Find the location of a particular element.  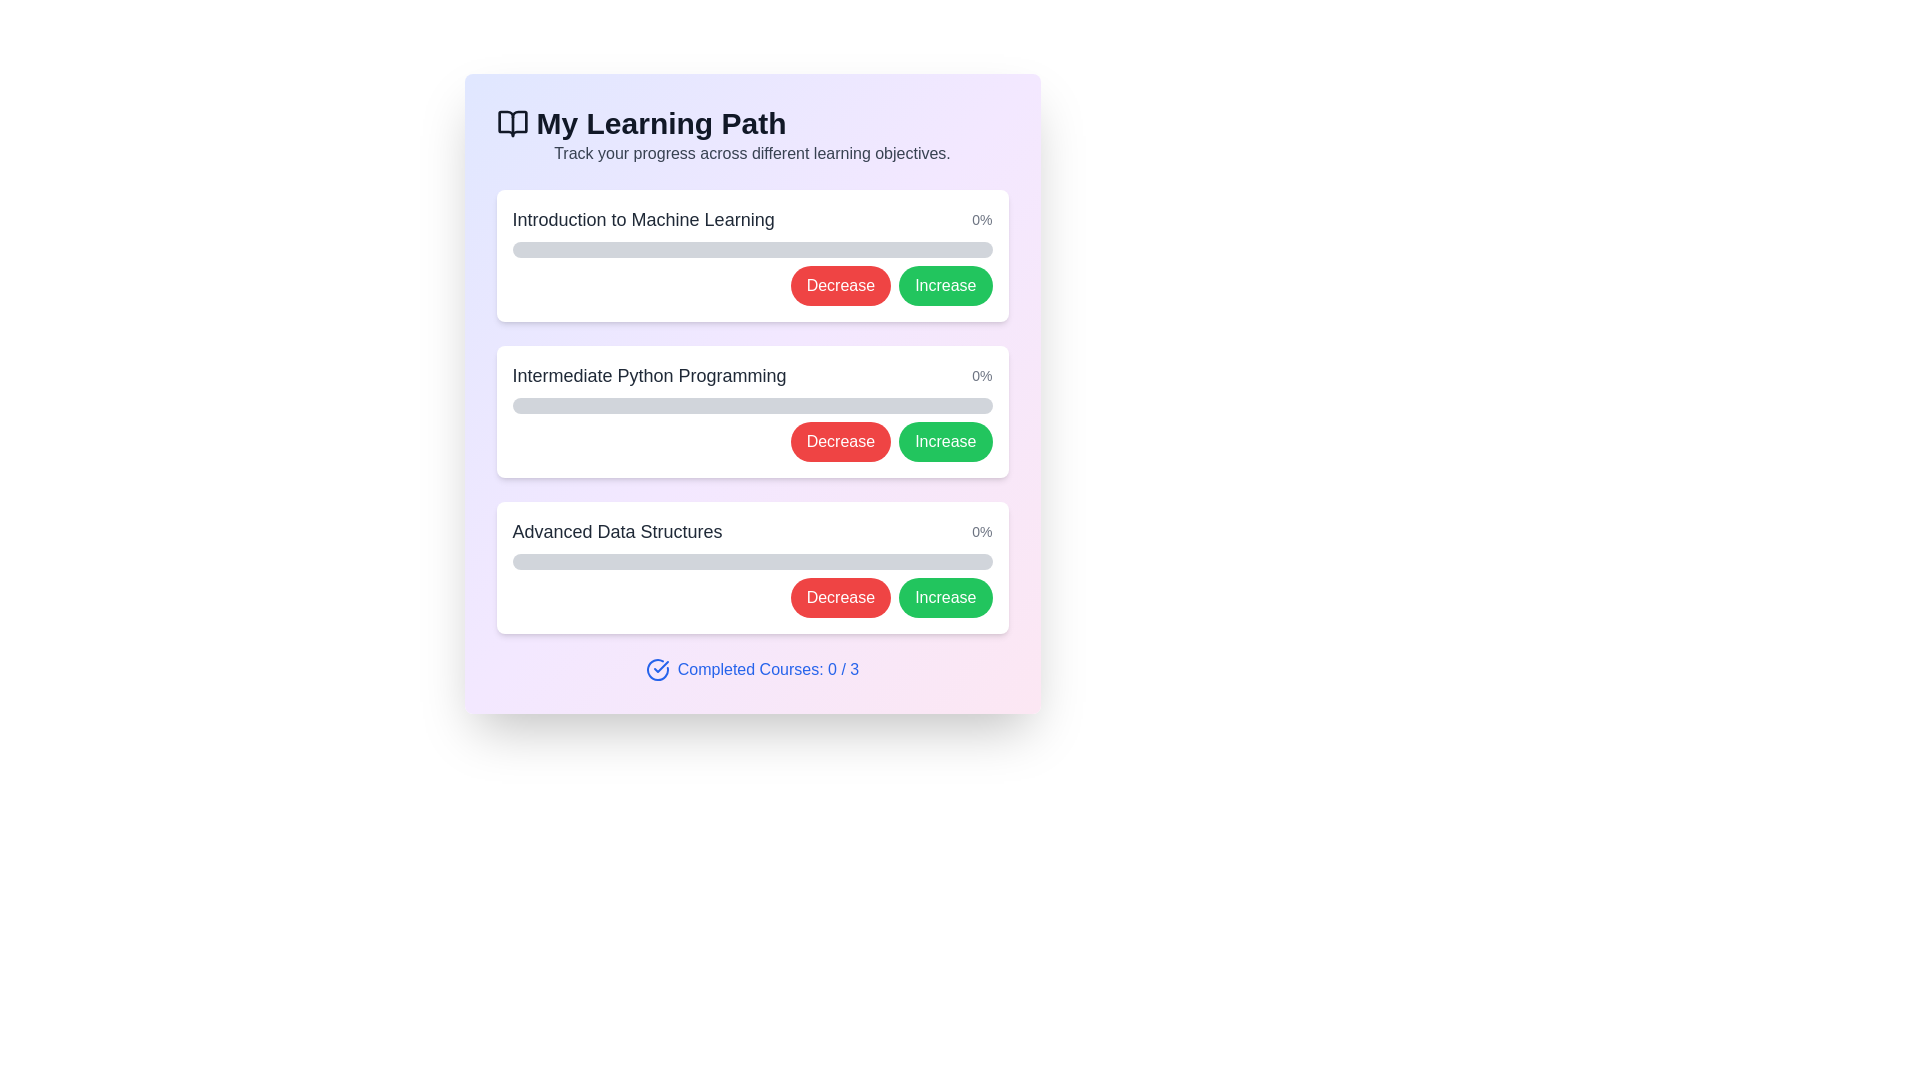

the Label displaying 'Introduction to Machine Learning' with the percentage '0%' on the right is located at coordinates (751, 219).